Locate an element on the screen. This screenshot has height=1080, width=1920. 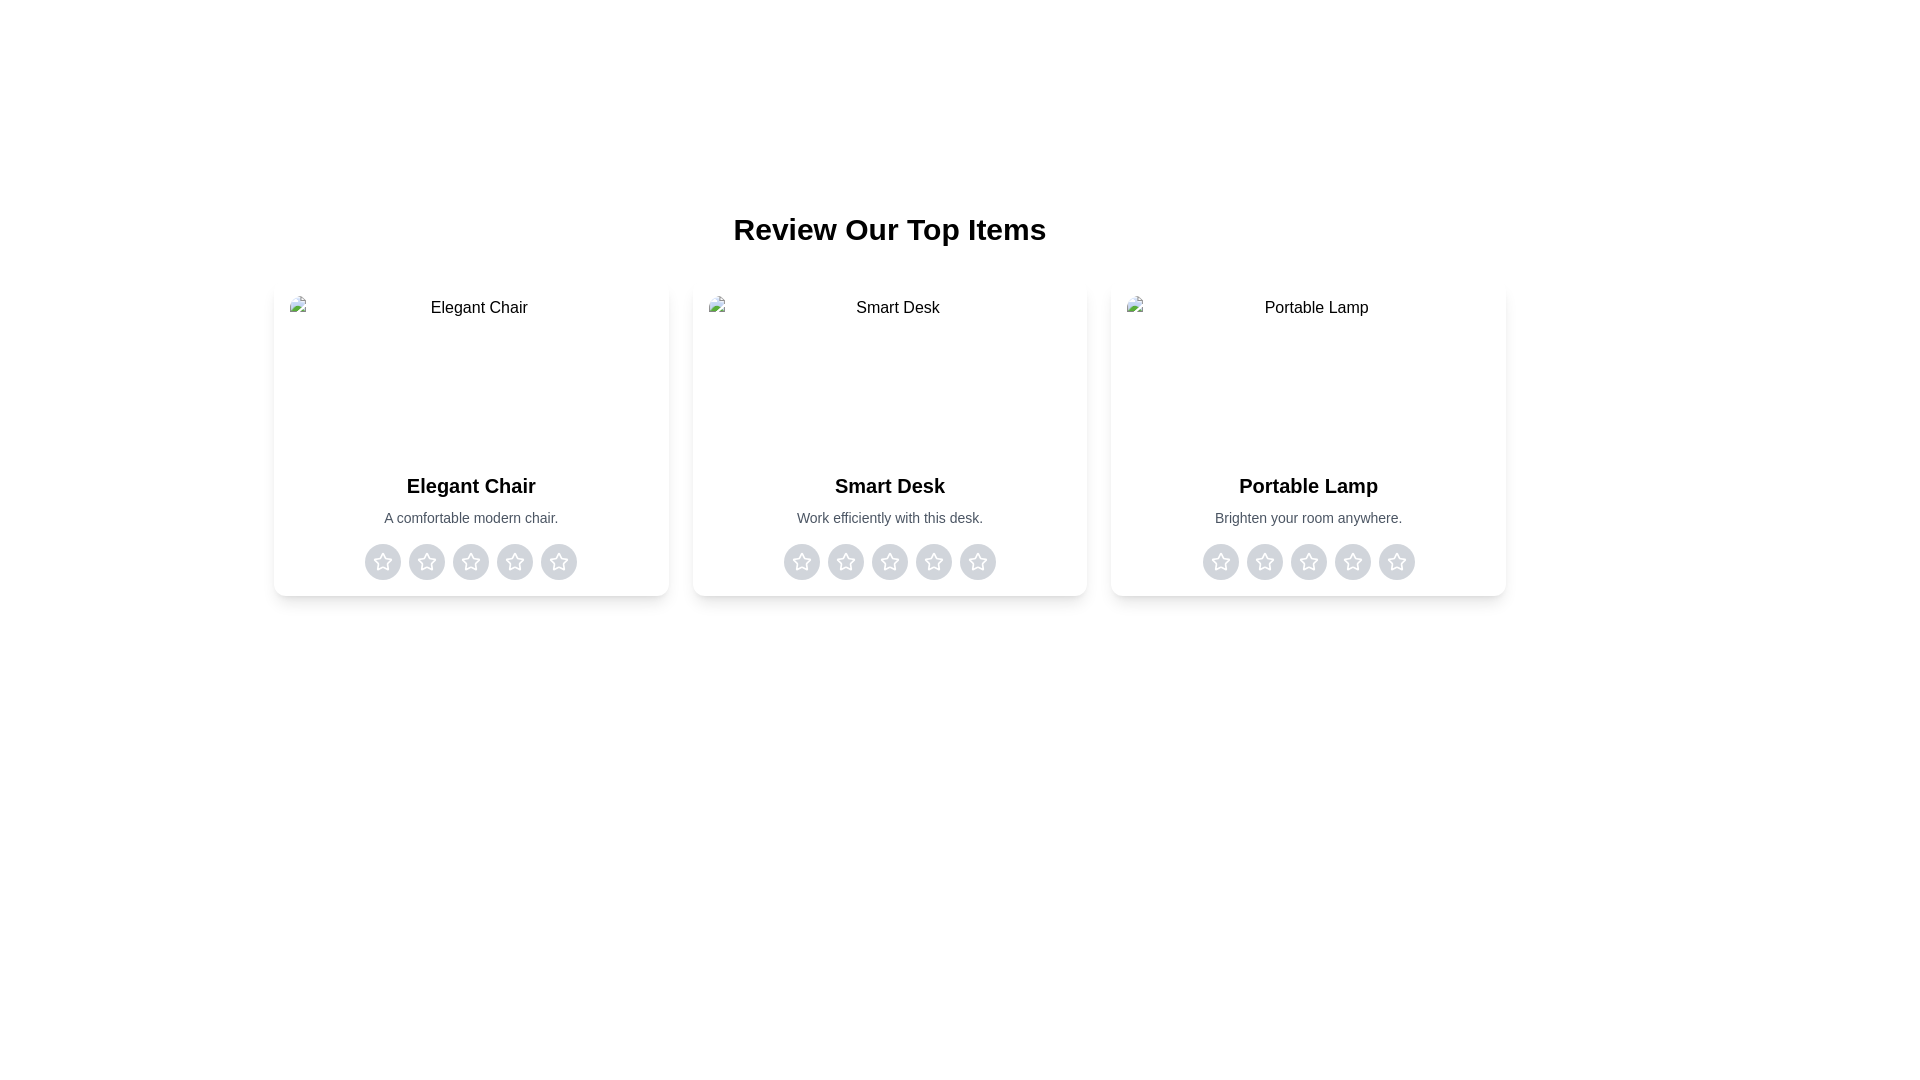
the rating for the item 'Portable Lamp' to 1 stars is located at coordinates (1218, 562).